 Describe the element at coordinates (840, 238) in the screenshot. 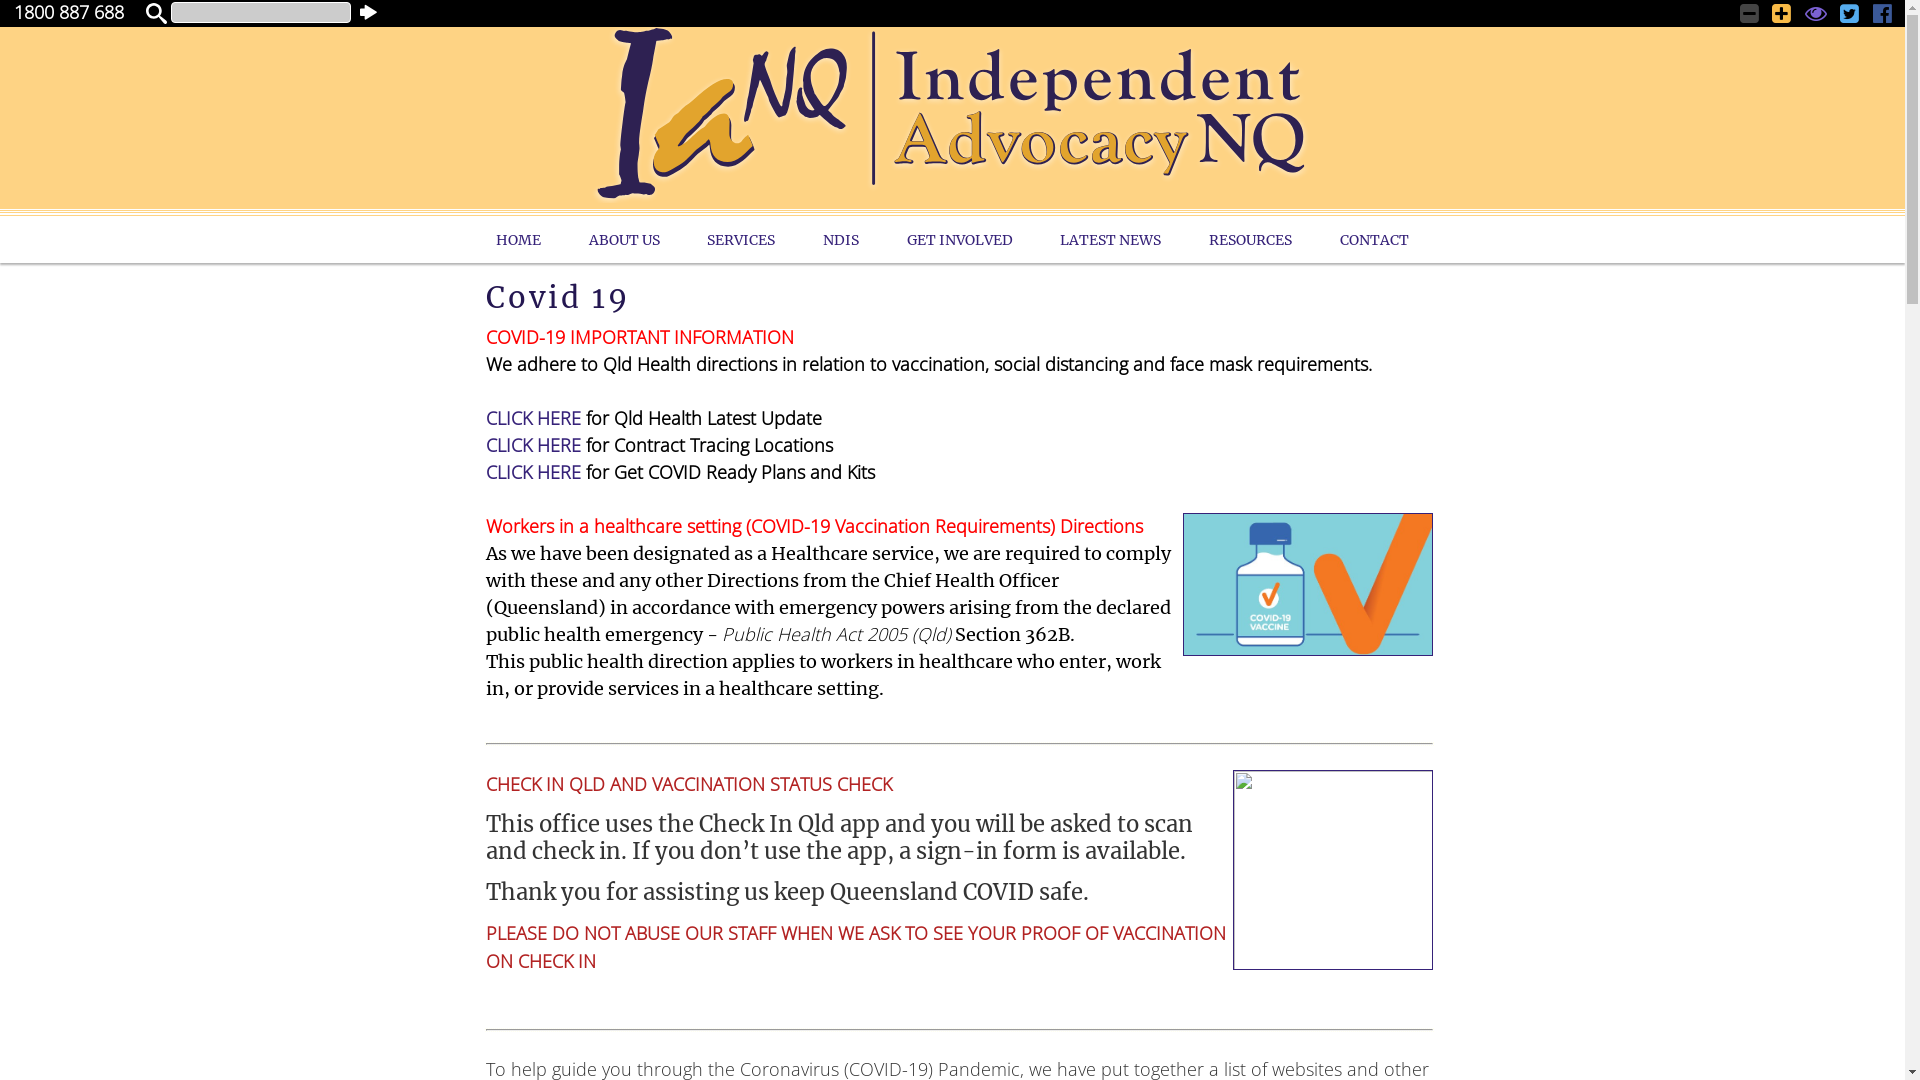

I see `'NDIS'` at that location.